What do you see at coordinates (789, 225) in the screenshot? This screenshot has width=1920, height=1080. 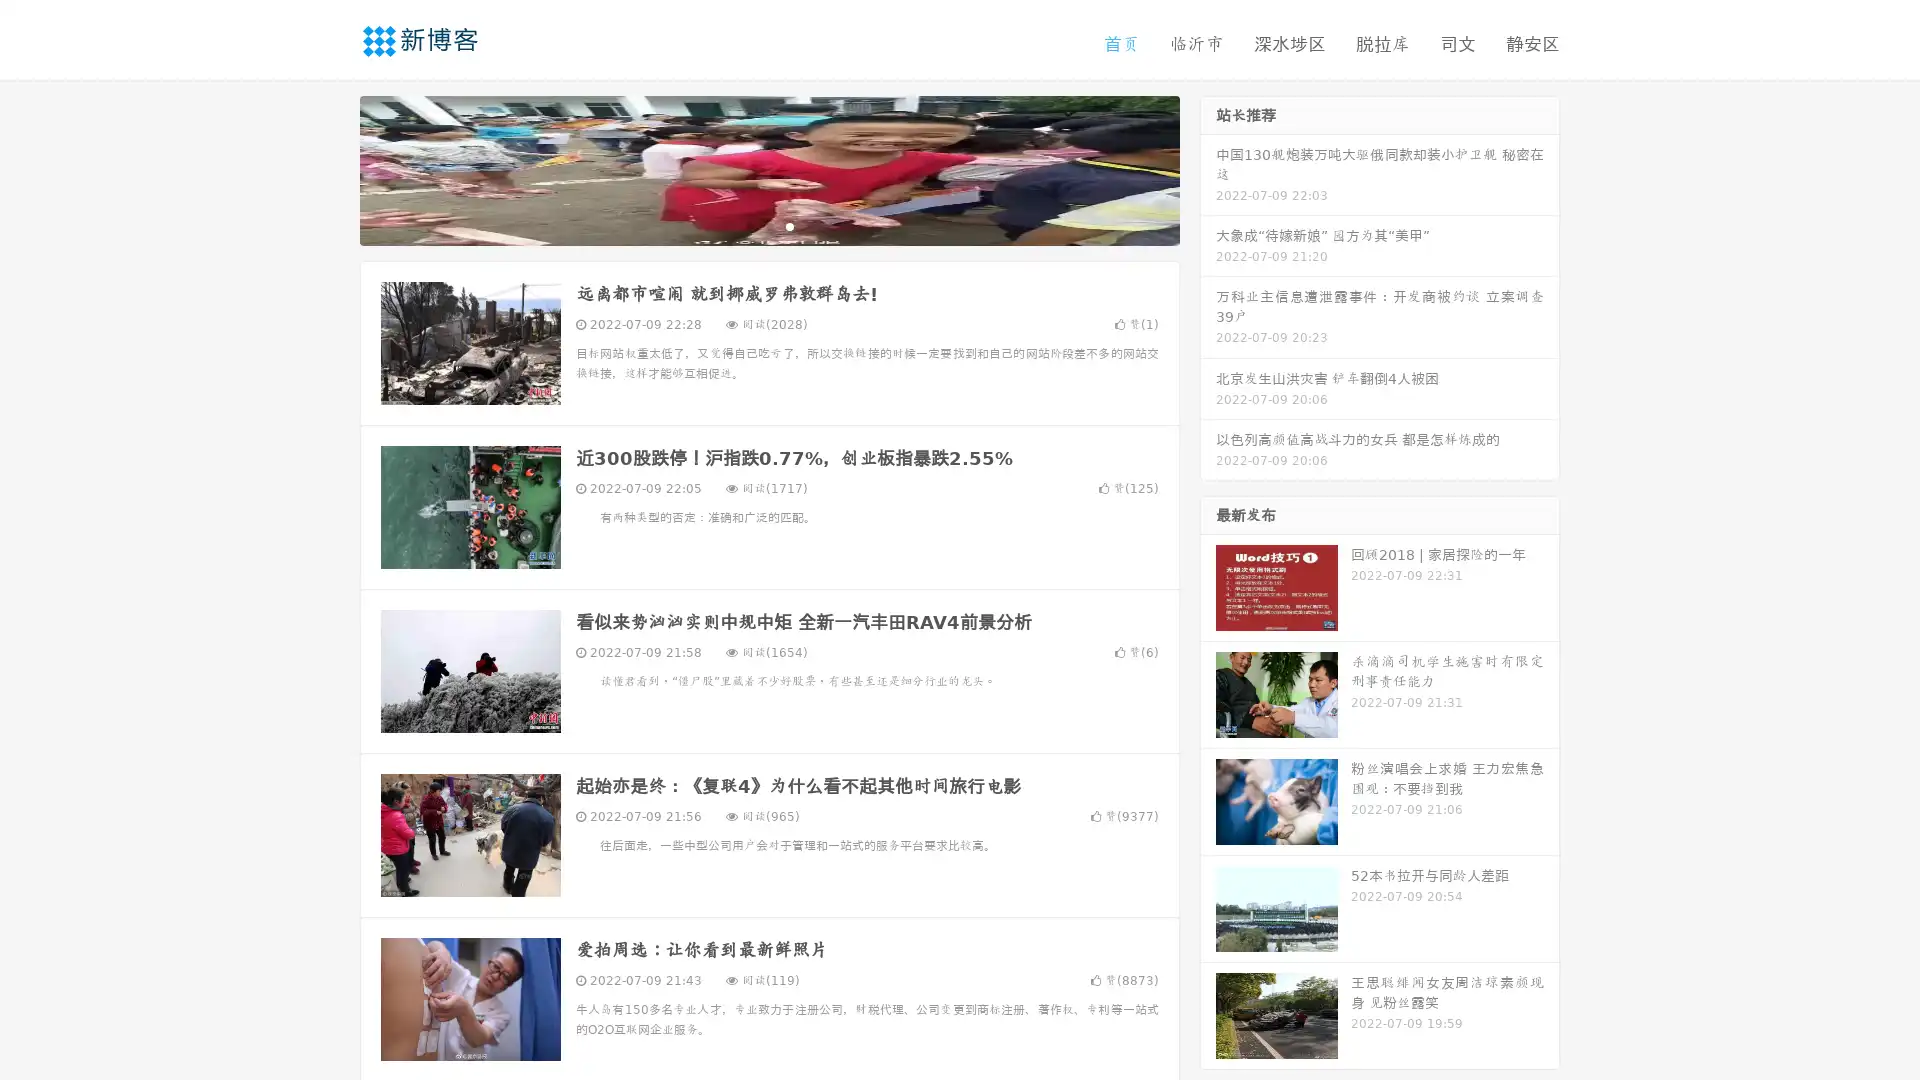 I see `Go to slide 3` at bounding box center [789, 225].